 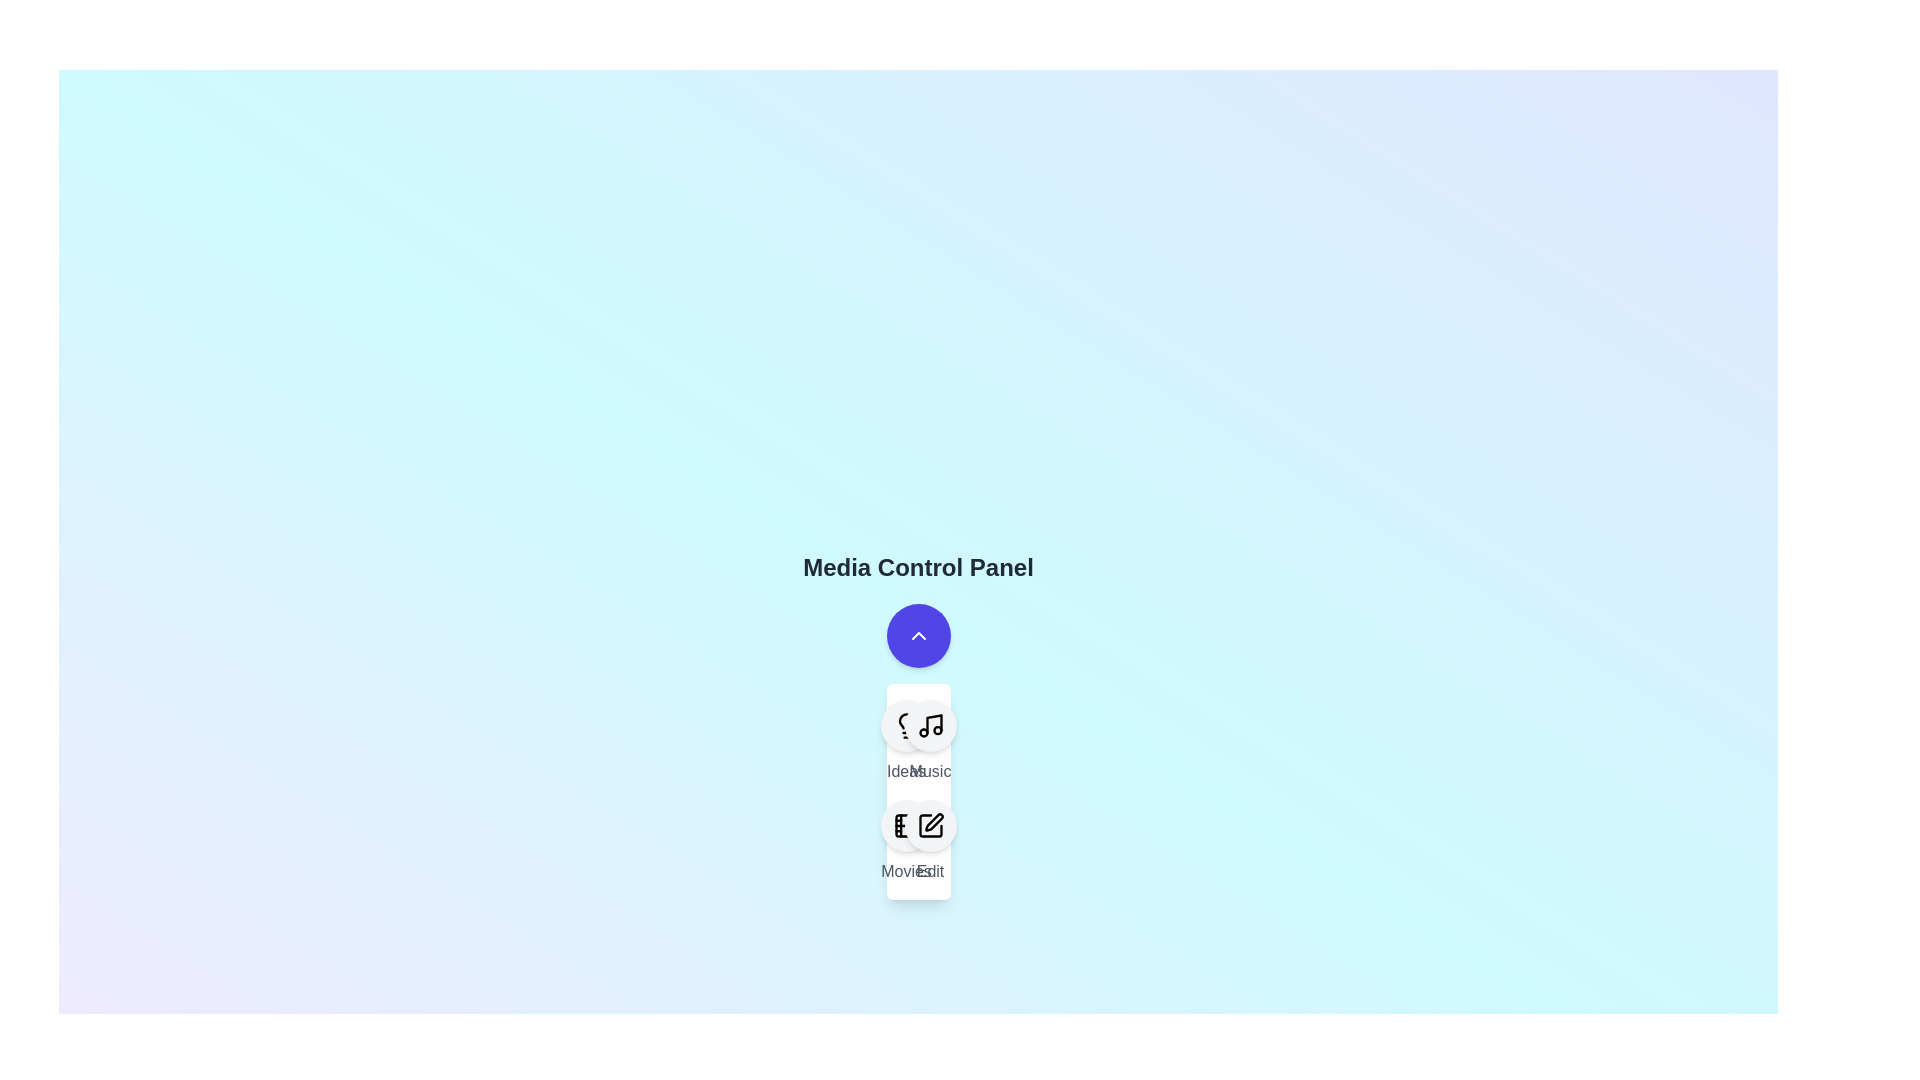 I want to click on the Music option in the menu, so click(x=929, y=725).